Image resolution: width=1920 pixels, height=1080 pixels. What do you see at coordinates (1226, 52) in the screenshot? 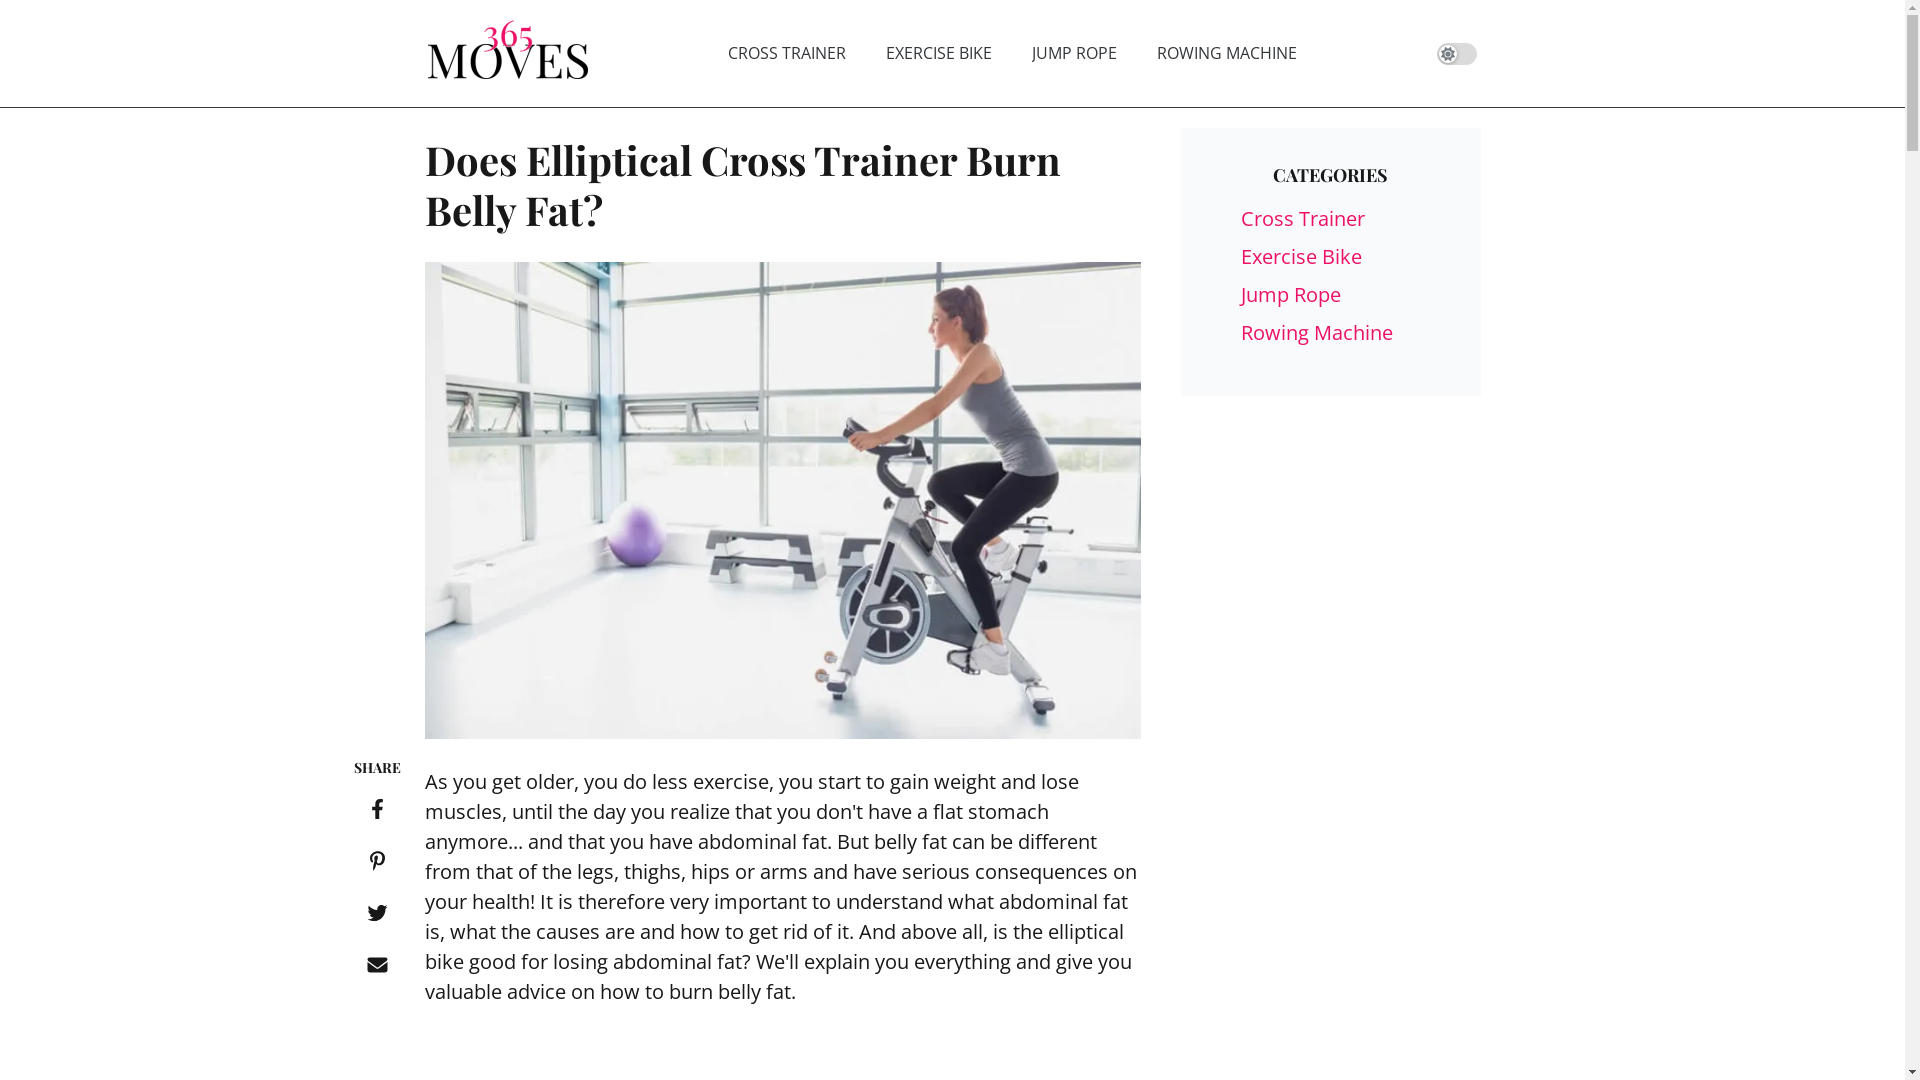
I see `'ROWING MACHINE'` at bounding box center [1226, 52].